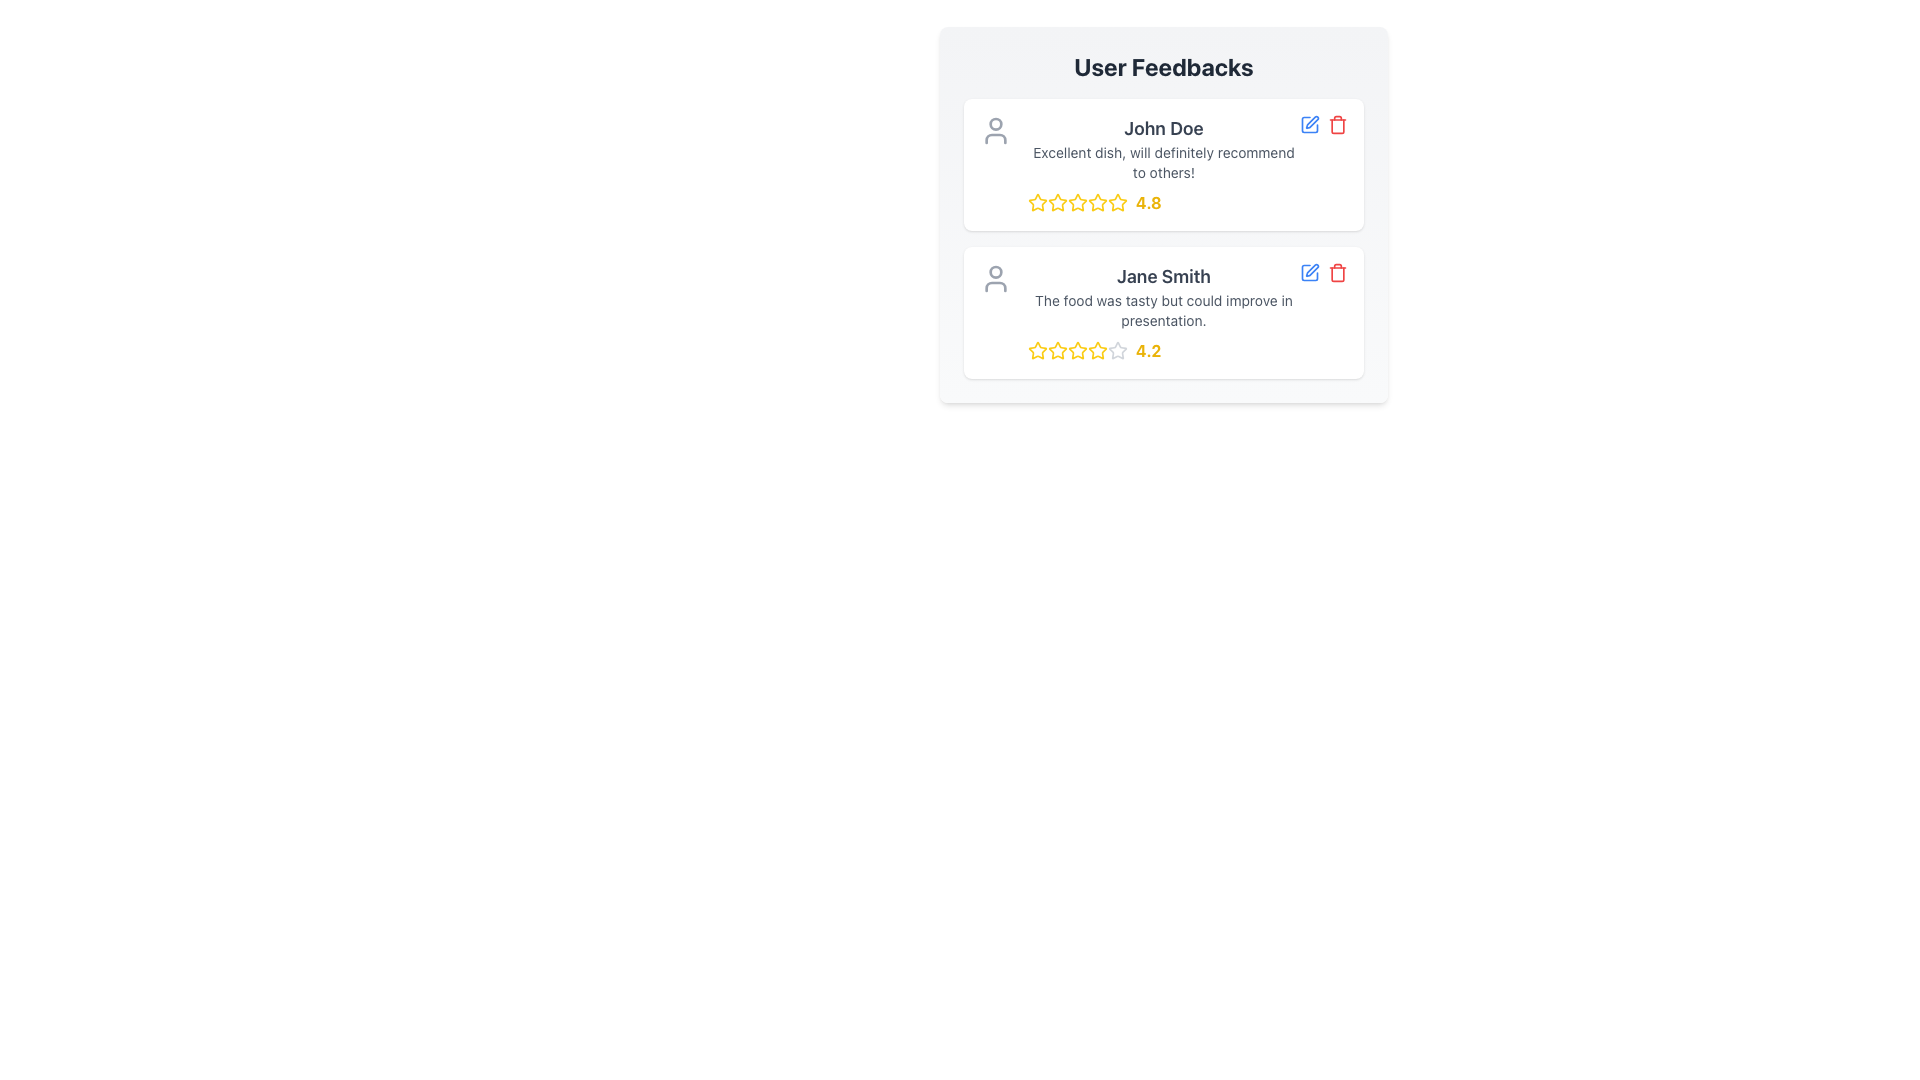 This screenshot has width=1920, height=1080. I want to click on the avatar icon representing user 'John Doe', located in the top-left corner of the feedback card next to the text 'Excellent dish, will definitely recommend to others!', so click(996, 131).